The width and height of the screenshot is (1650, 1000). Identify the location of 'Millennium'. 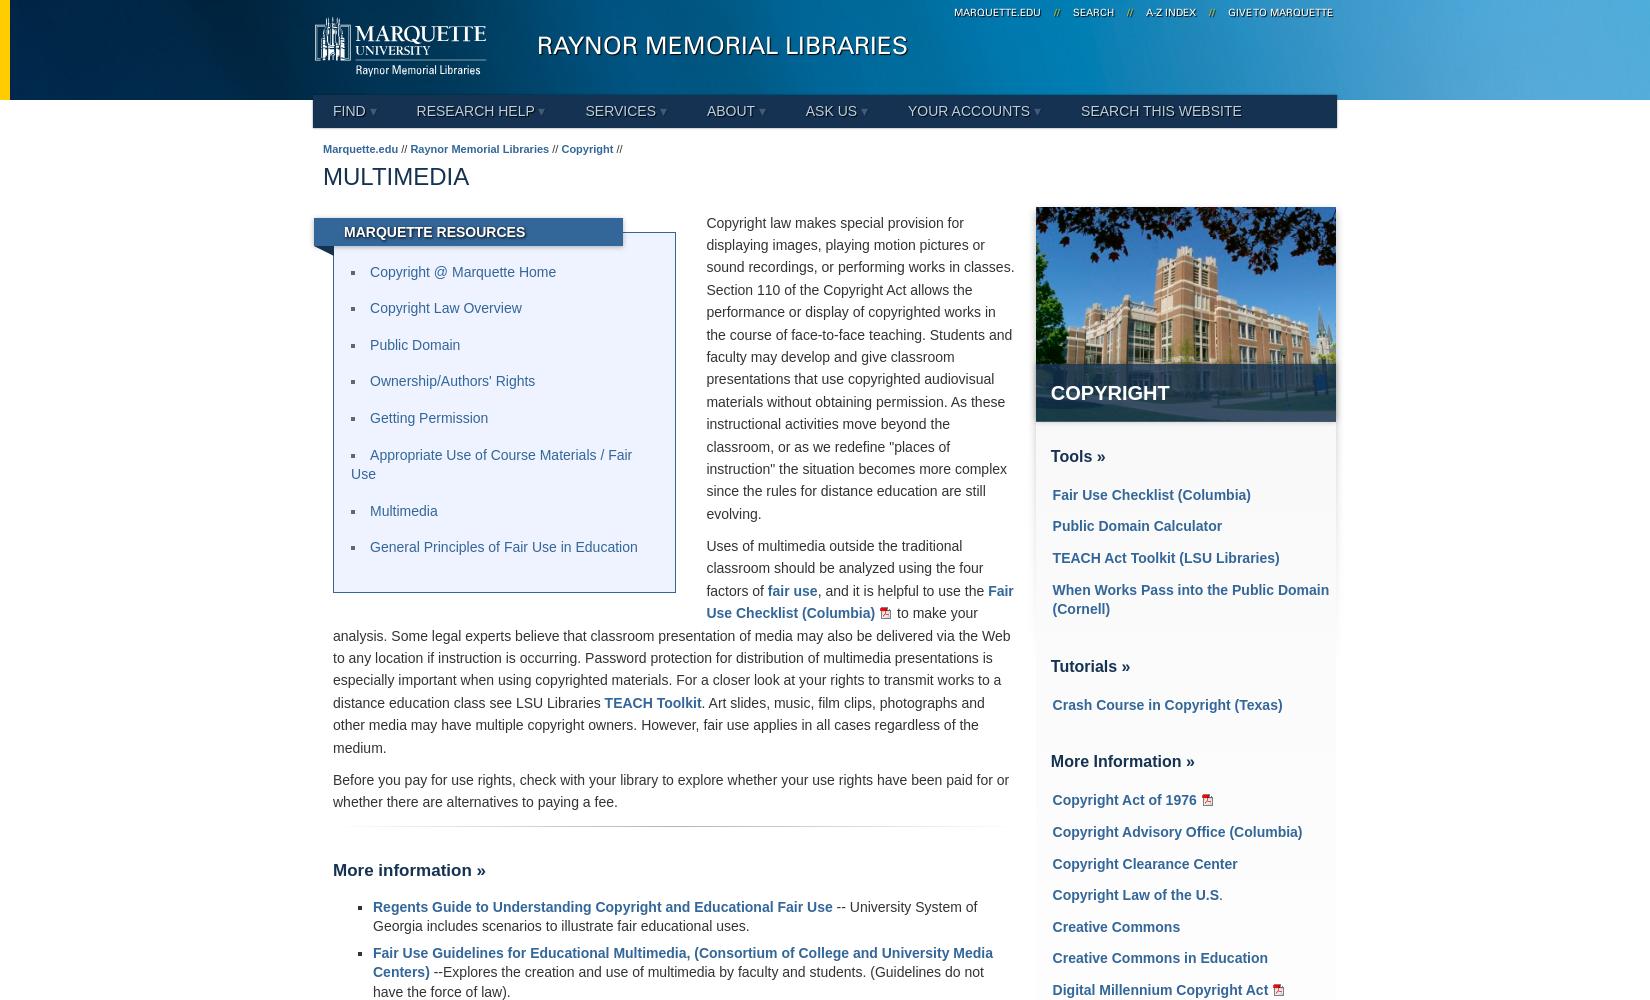
(1137, 989).